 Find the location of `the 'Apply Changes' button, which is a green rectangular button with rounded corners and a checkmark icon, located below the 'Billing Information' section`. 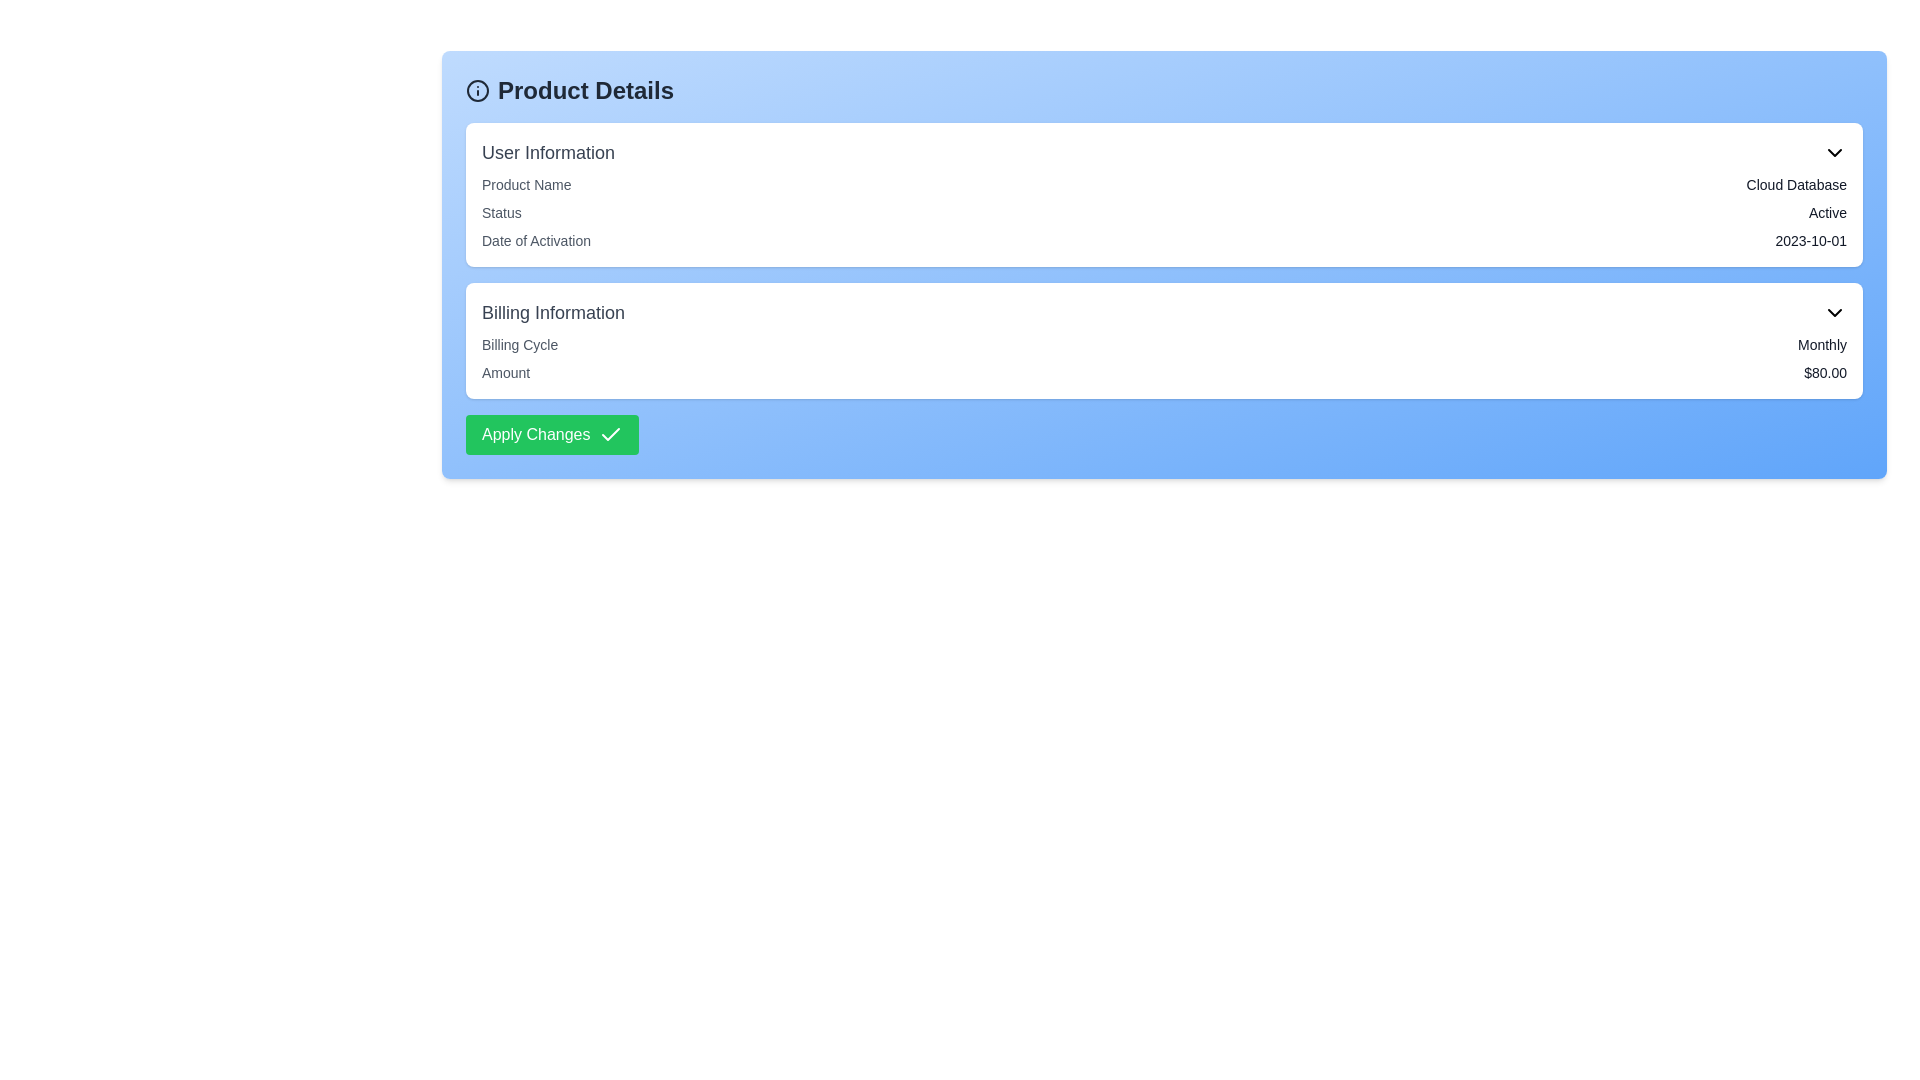

the 'Apply Changes' button, which is a green rectangular button with rounded corners and a checkmark icon, located below the 'Billing Information' section is located at coordinates (552, 434).